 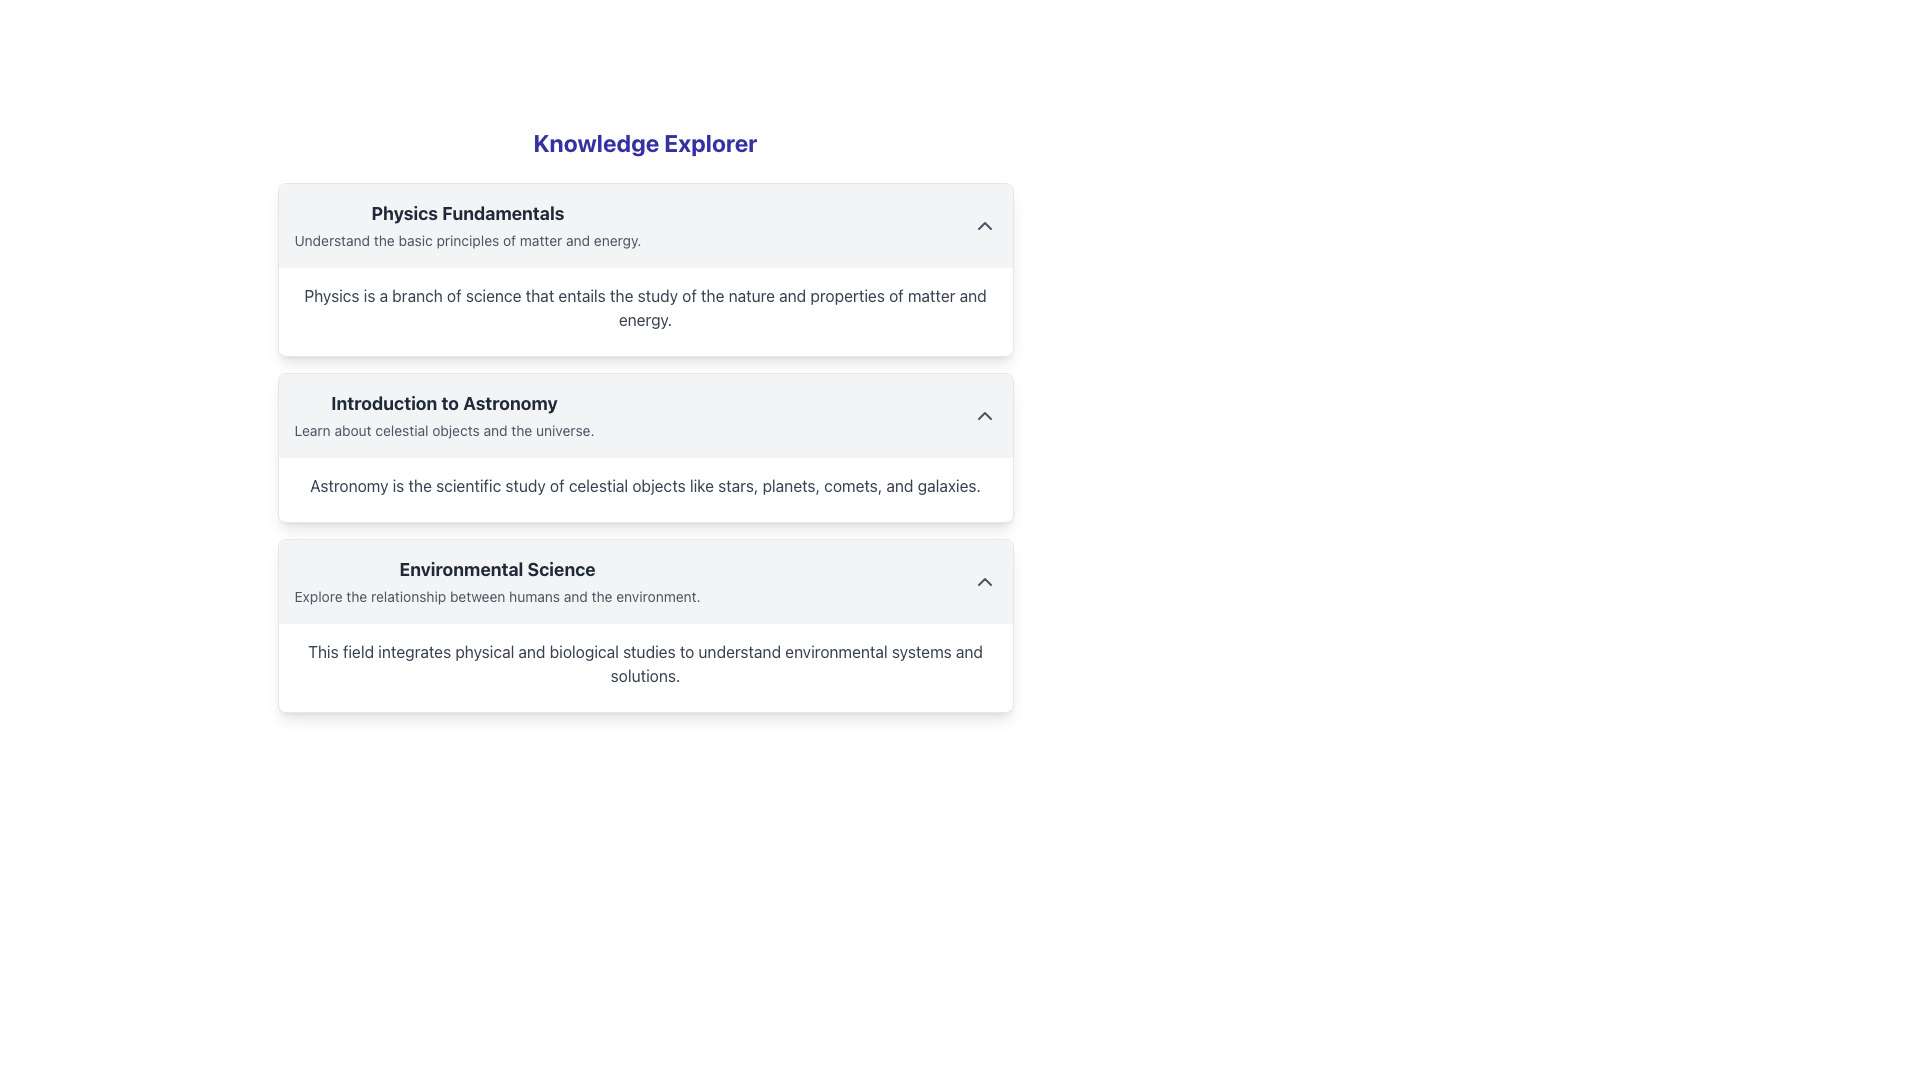 What do you see at coordinates (984, 582) in the screenshot?
I see `the toggle button located in the upper-right corner of the 'Environmental Science' section` at bounding box center [984, 582].